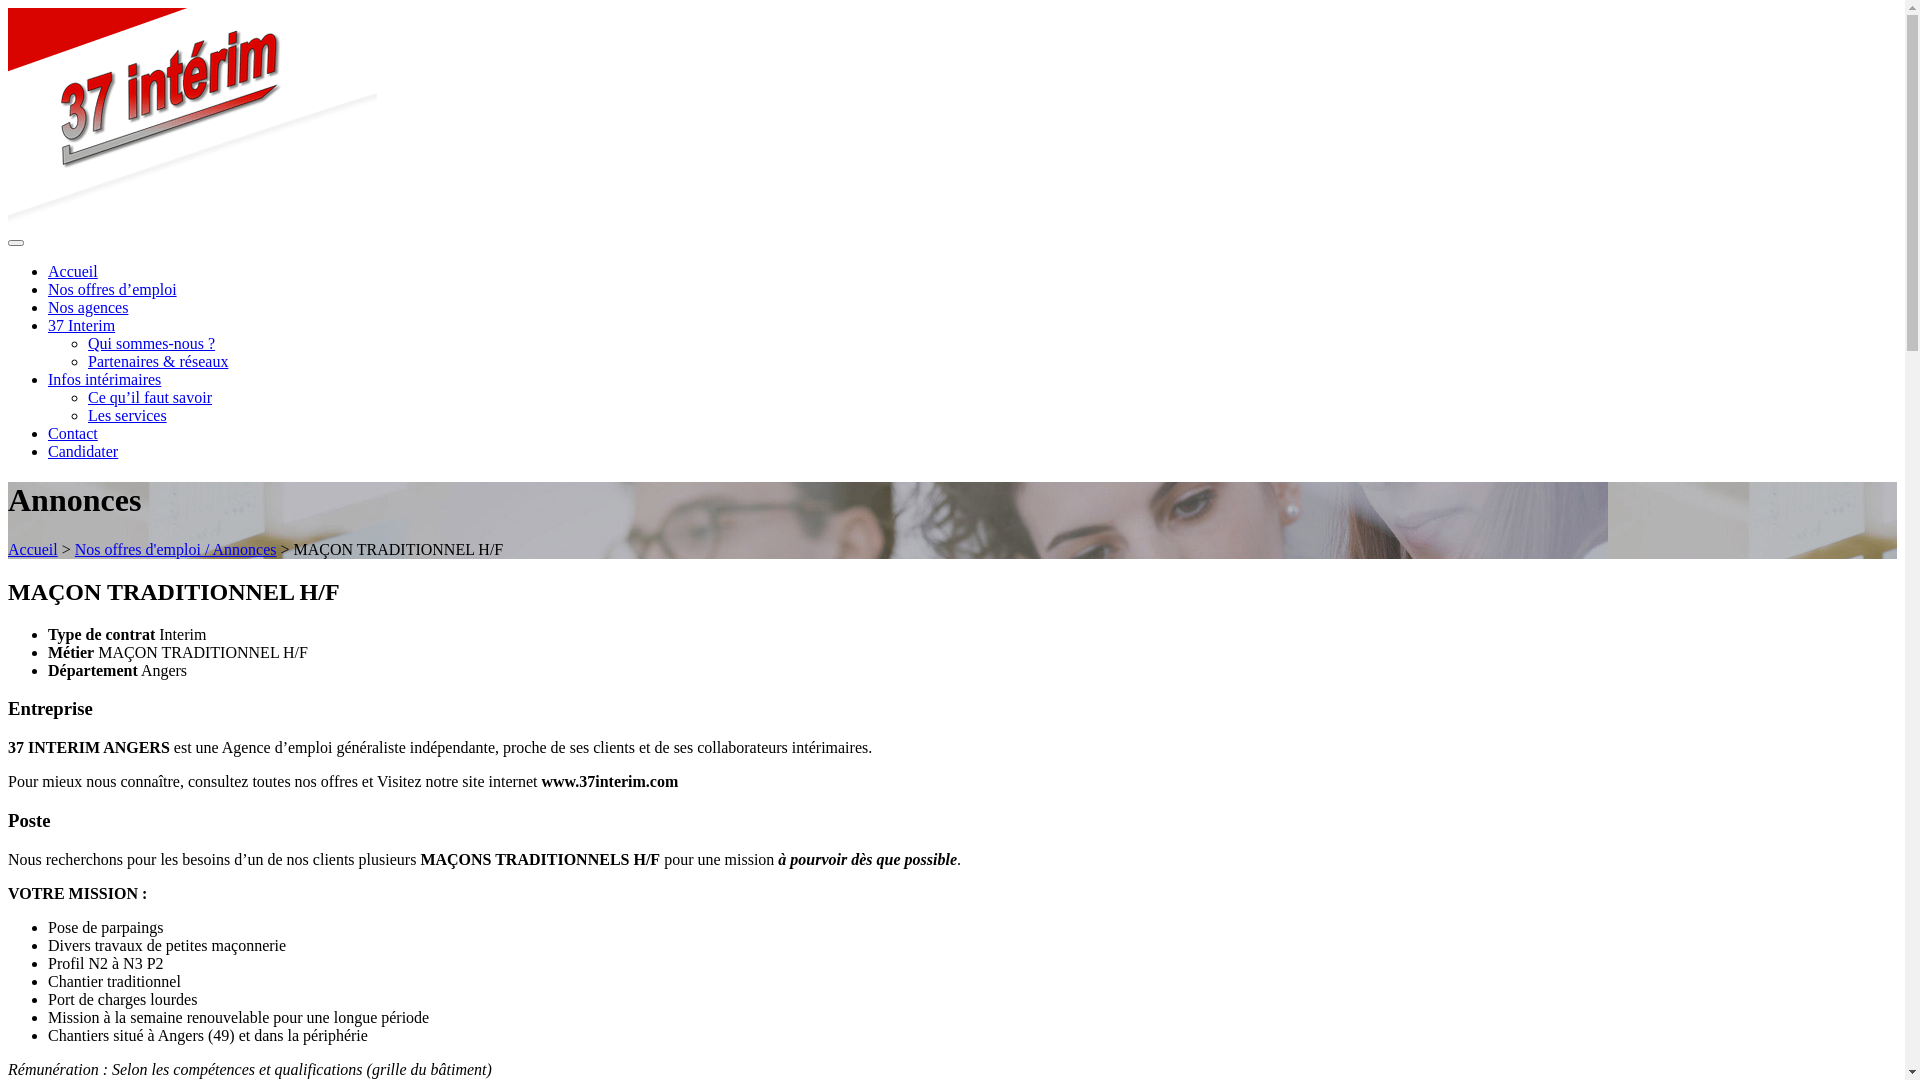 Image resolution: width=1920 pixels, height=1080 pixels. I want to click on 'Les services', so click(86, 414).